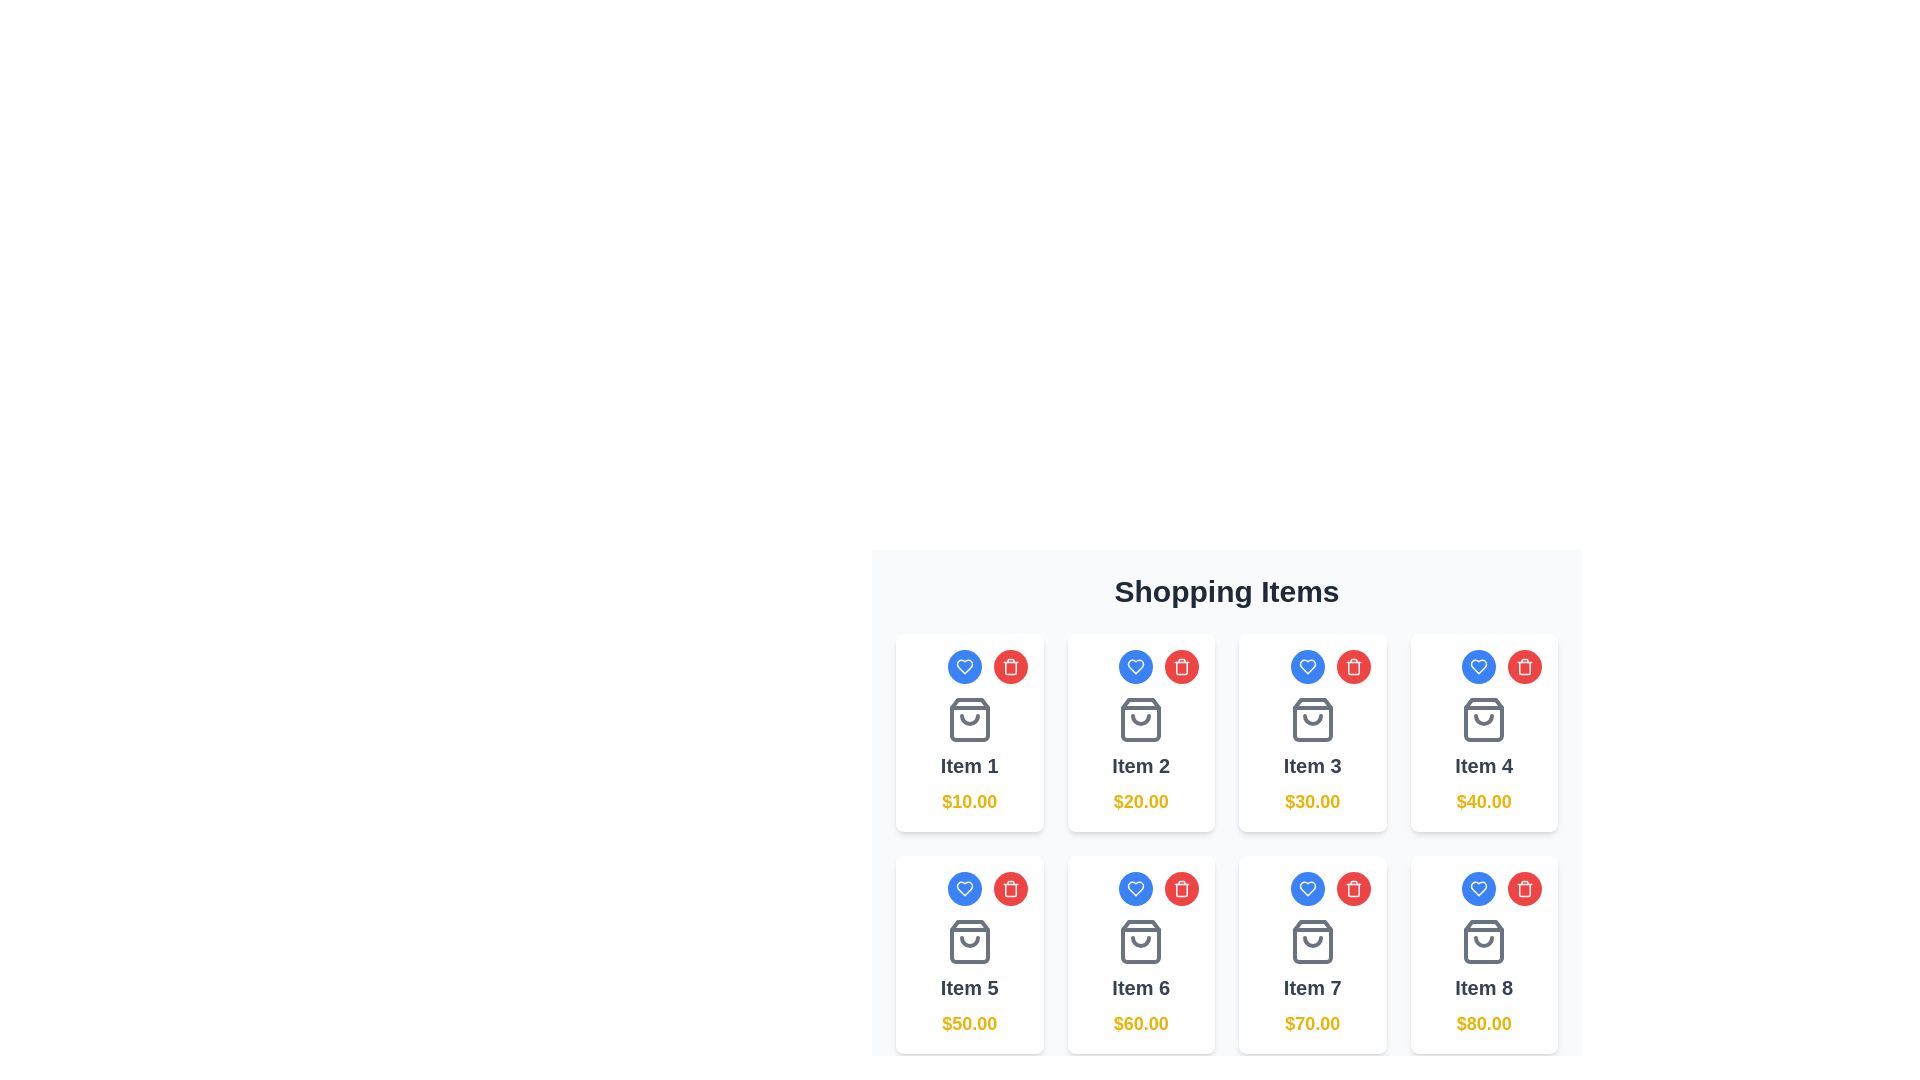  What do you see at coordinates (1478, 887) in the screenshot?
I see `the heart-shaped icon located in the top-left corner of the 'Item 8' card` at bounding box center [1478, 887].